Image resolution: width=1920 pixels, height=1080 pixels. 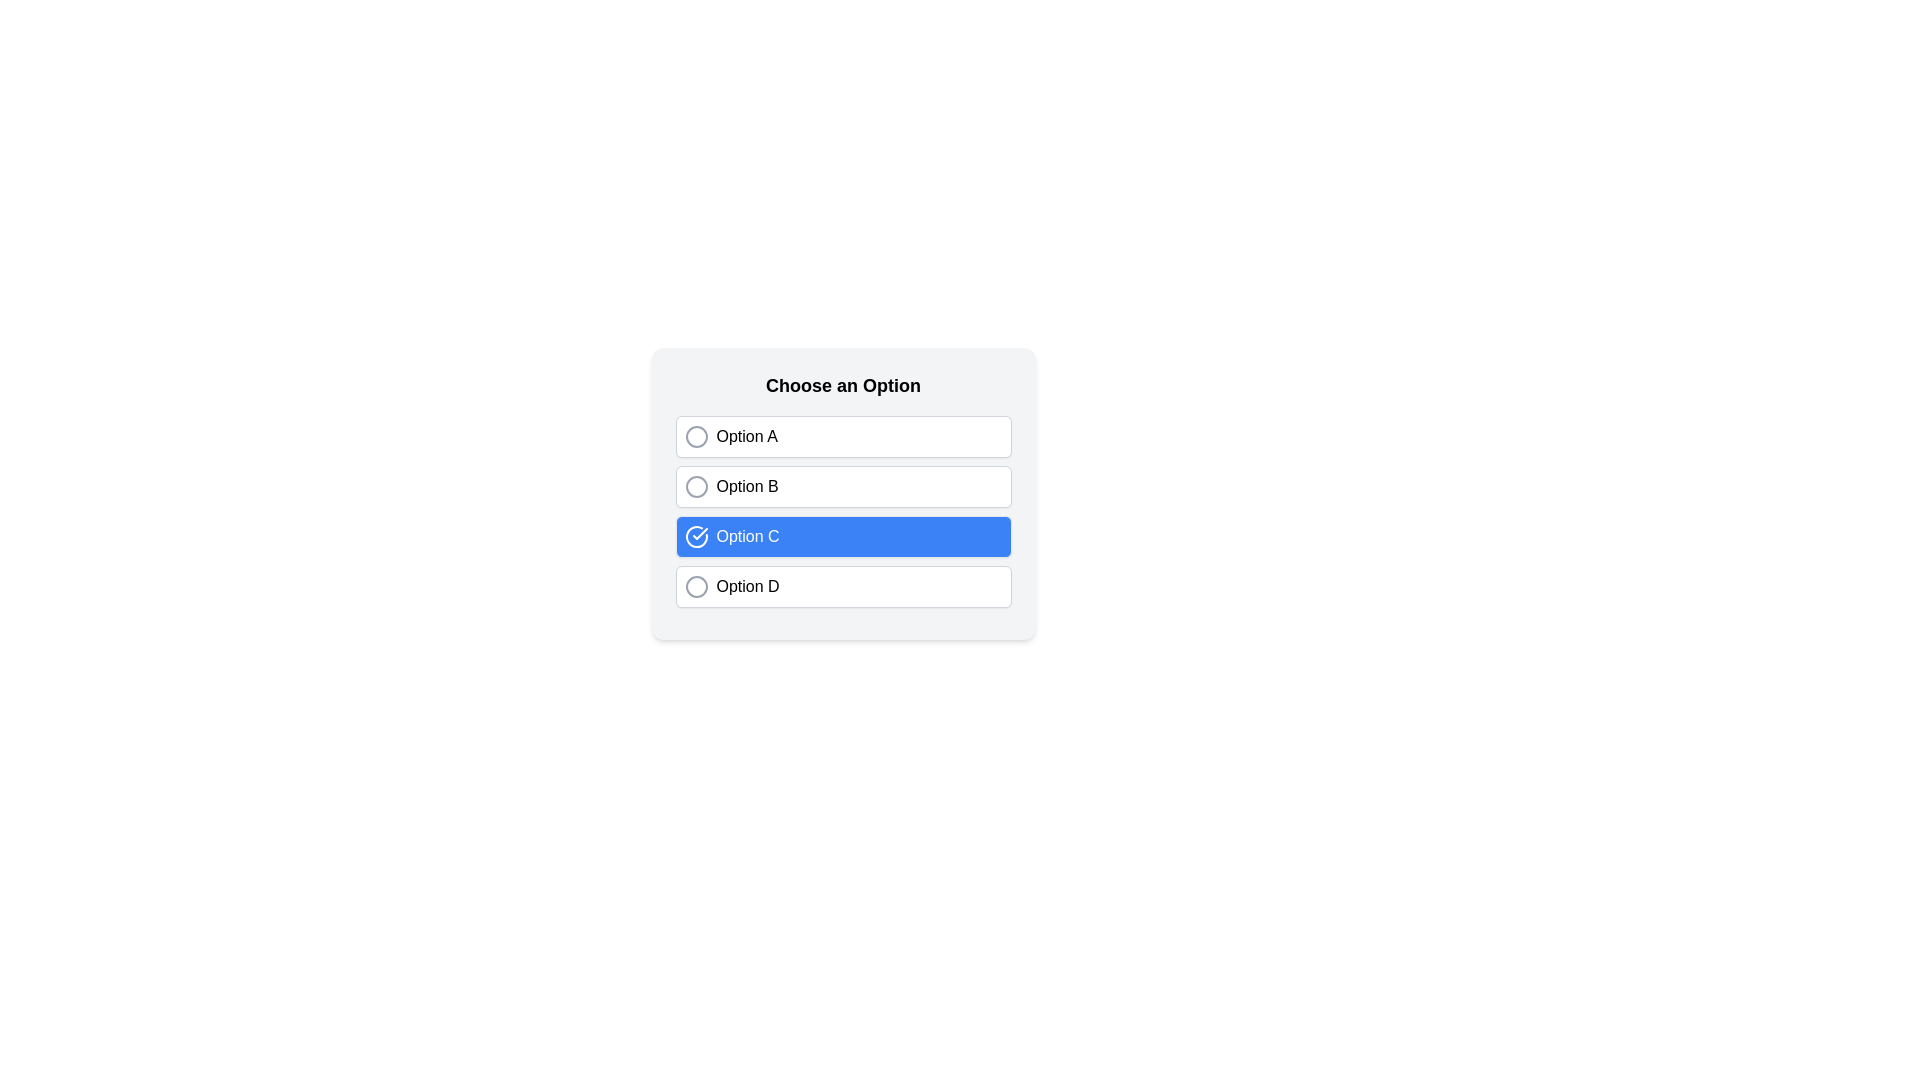 I want to click on the decorative circle icon located to the left of the text label 'Option A' in the first row of a vertical list of options, so click(x=696, y=435).